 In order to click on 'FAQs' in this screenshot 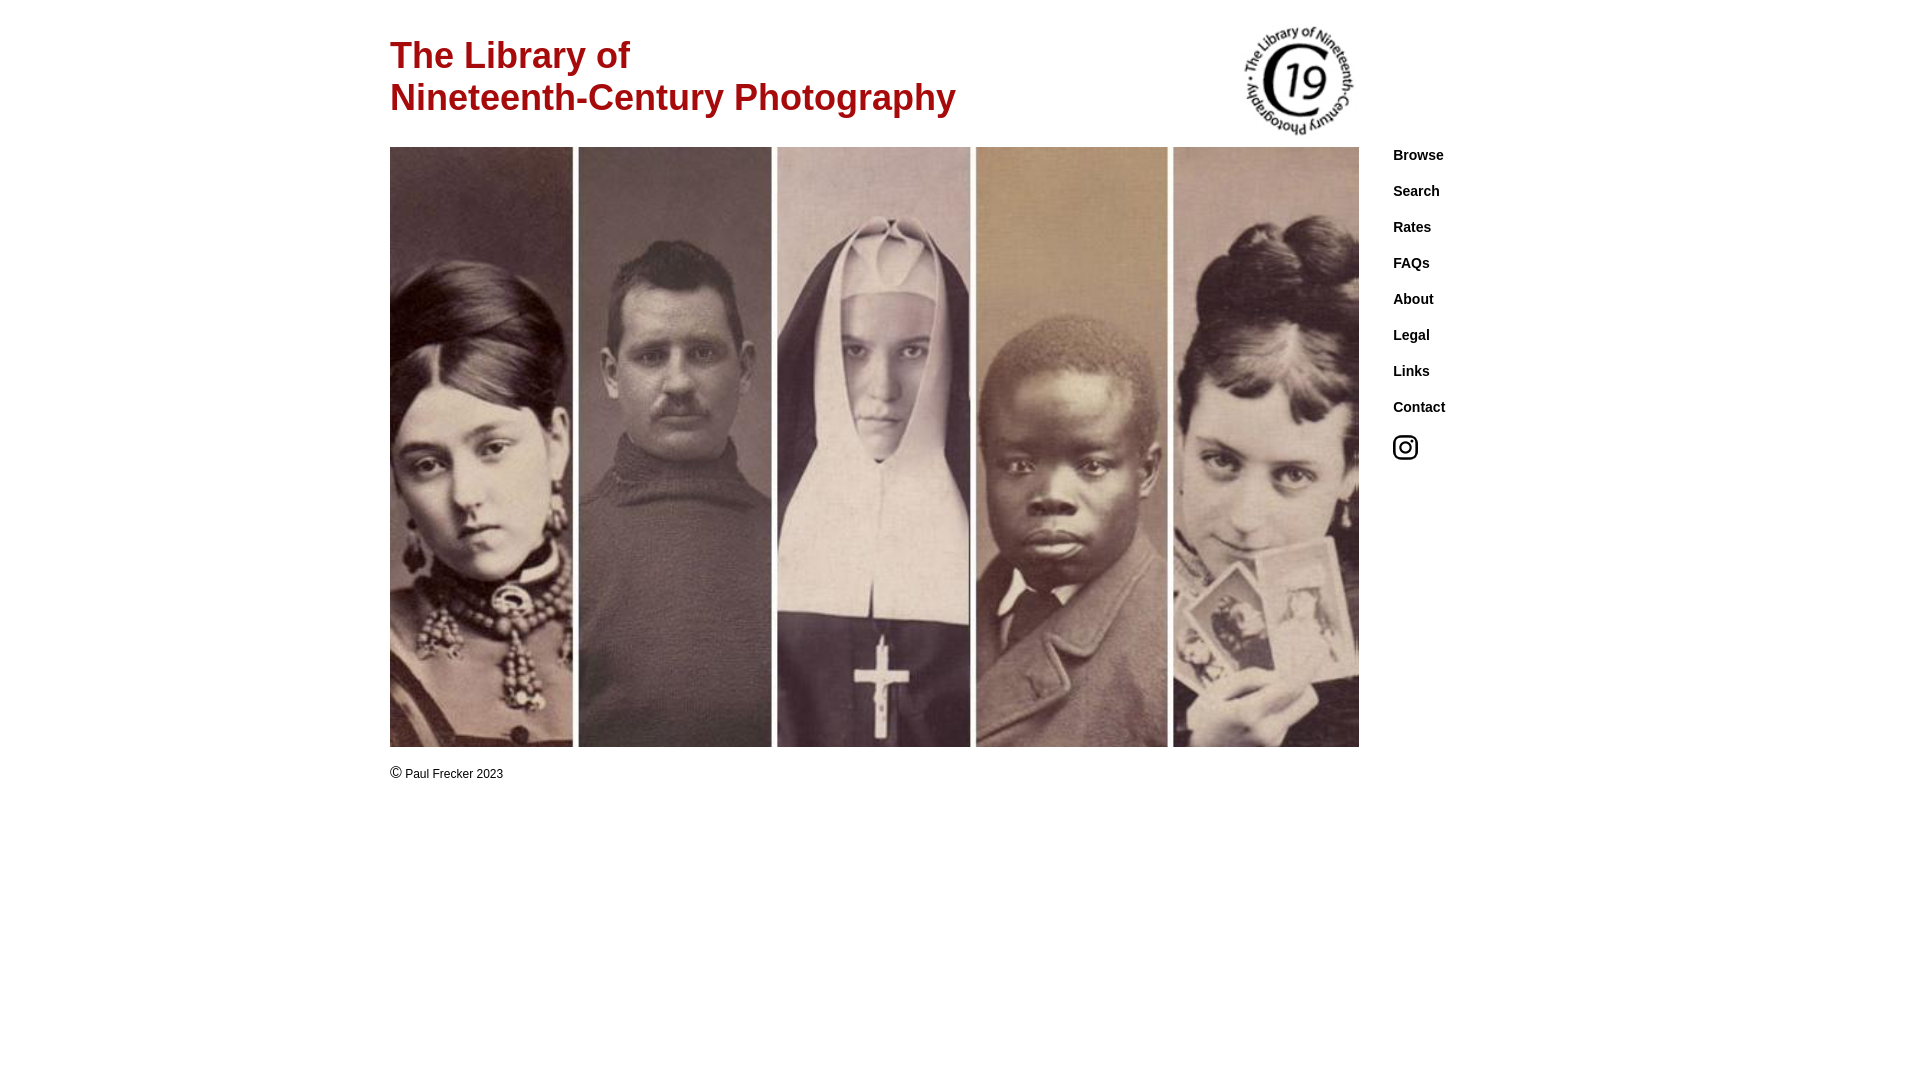, I will do `click(1410, 261)`.